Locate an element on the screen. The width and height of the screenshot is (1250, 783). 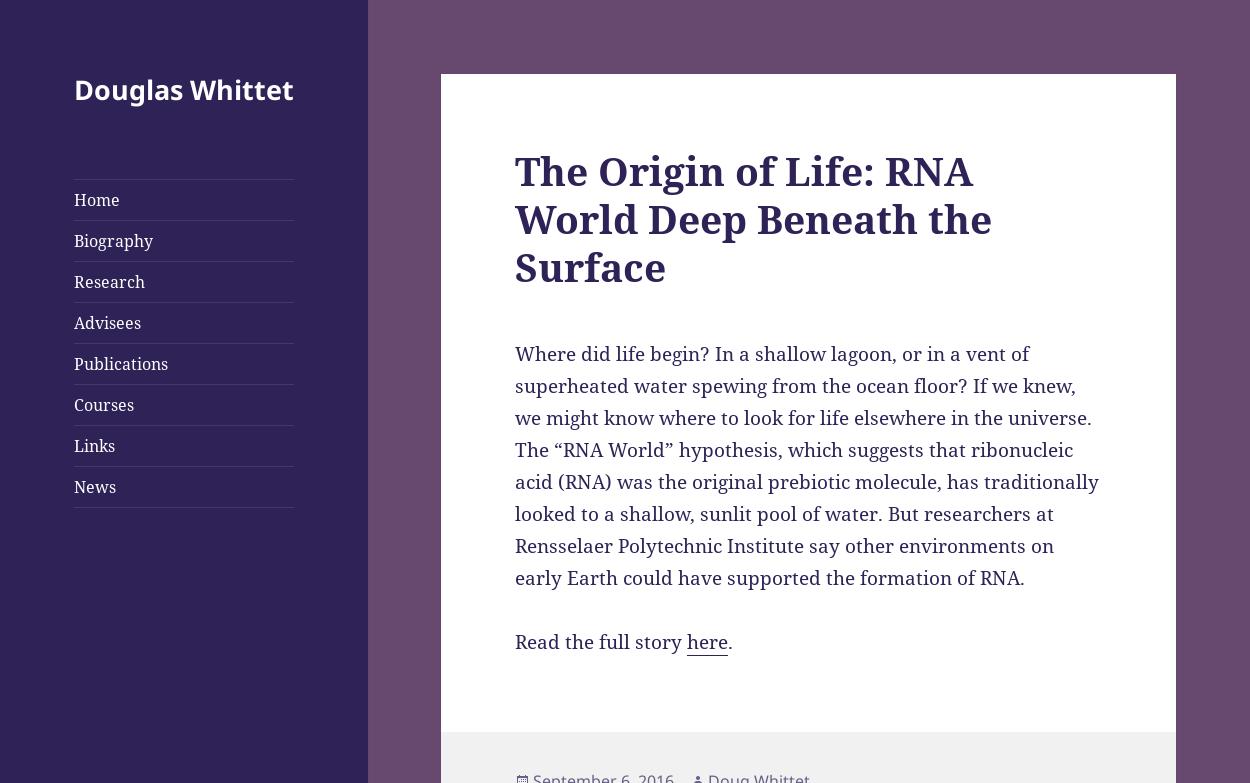
'Links' is located at coordinates (92, 444).